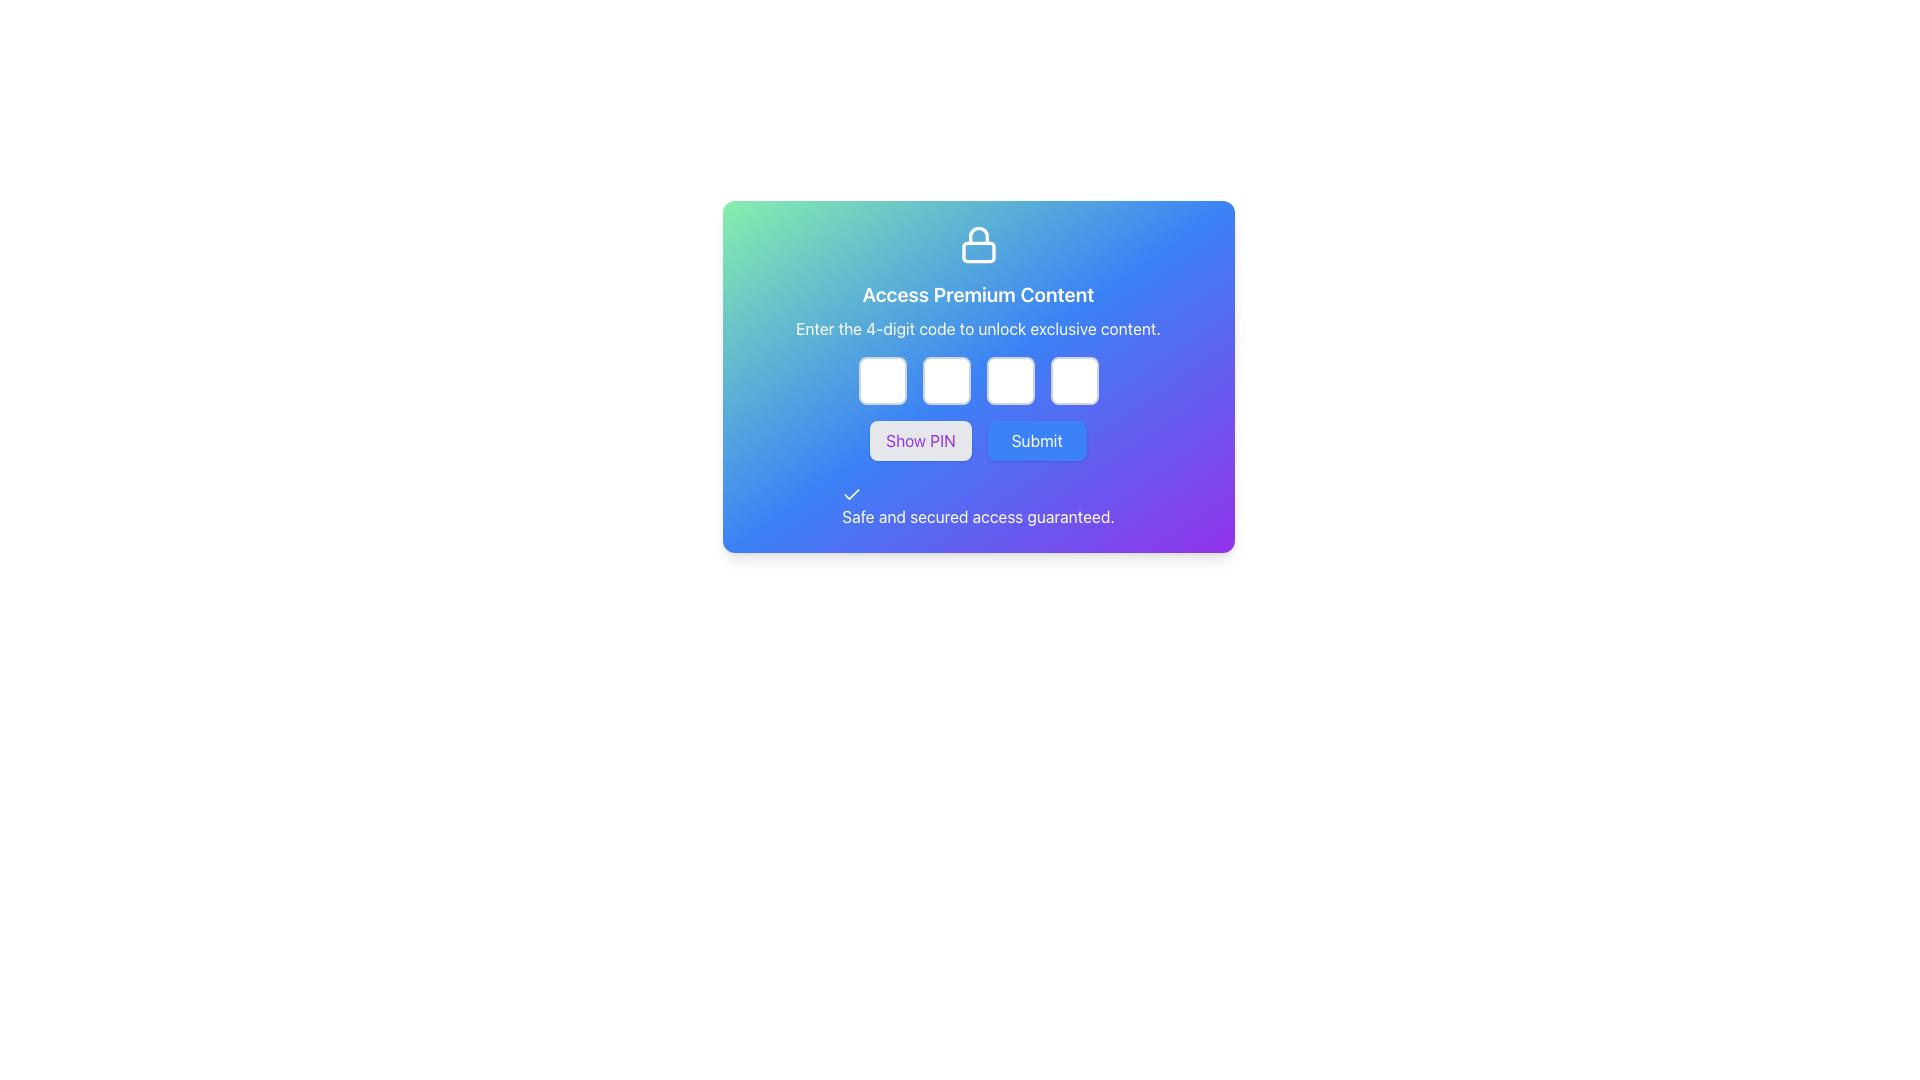 This screenshot has height=1080, width=1920. Describe the element at coordinates (978, 327) in the screenshot. I see `the text label that instructs users to enter a 4-digit code, located below the title 'Access Premium Content' and above the input field group` at that location.